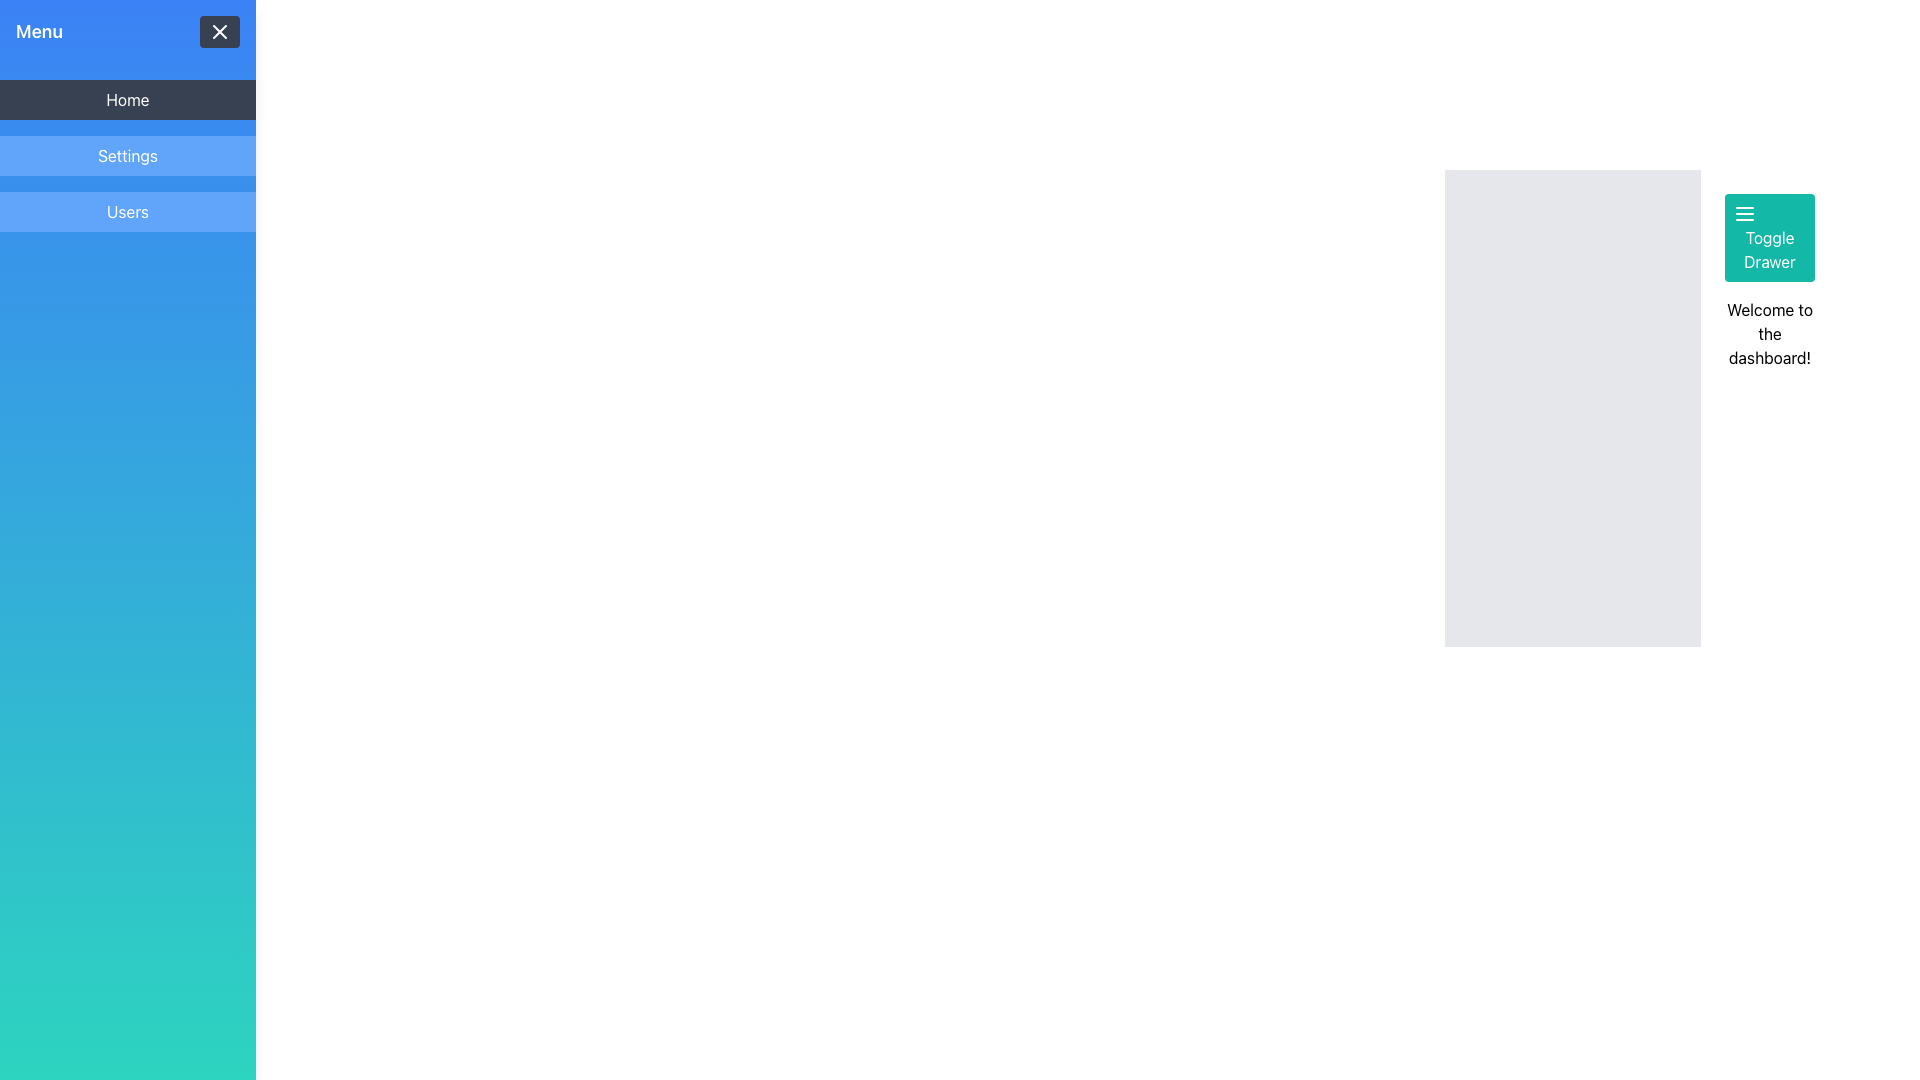 The height and width of the screenshot is (1080, 1920). I want to click on the close button located at the top-right corner of the sidebar menu, so click(220, 31).